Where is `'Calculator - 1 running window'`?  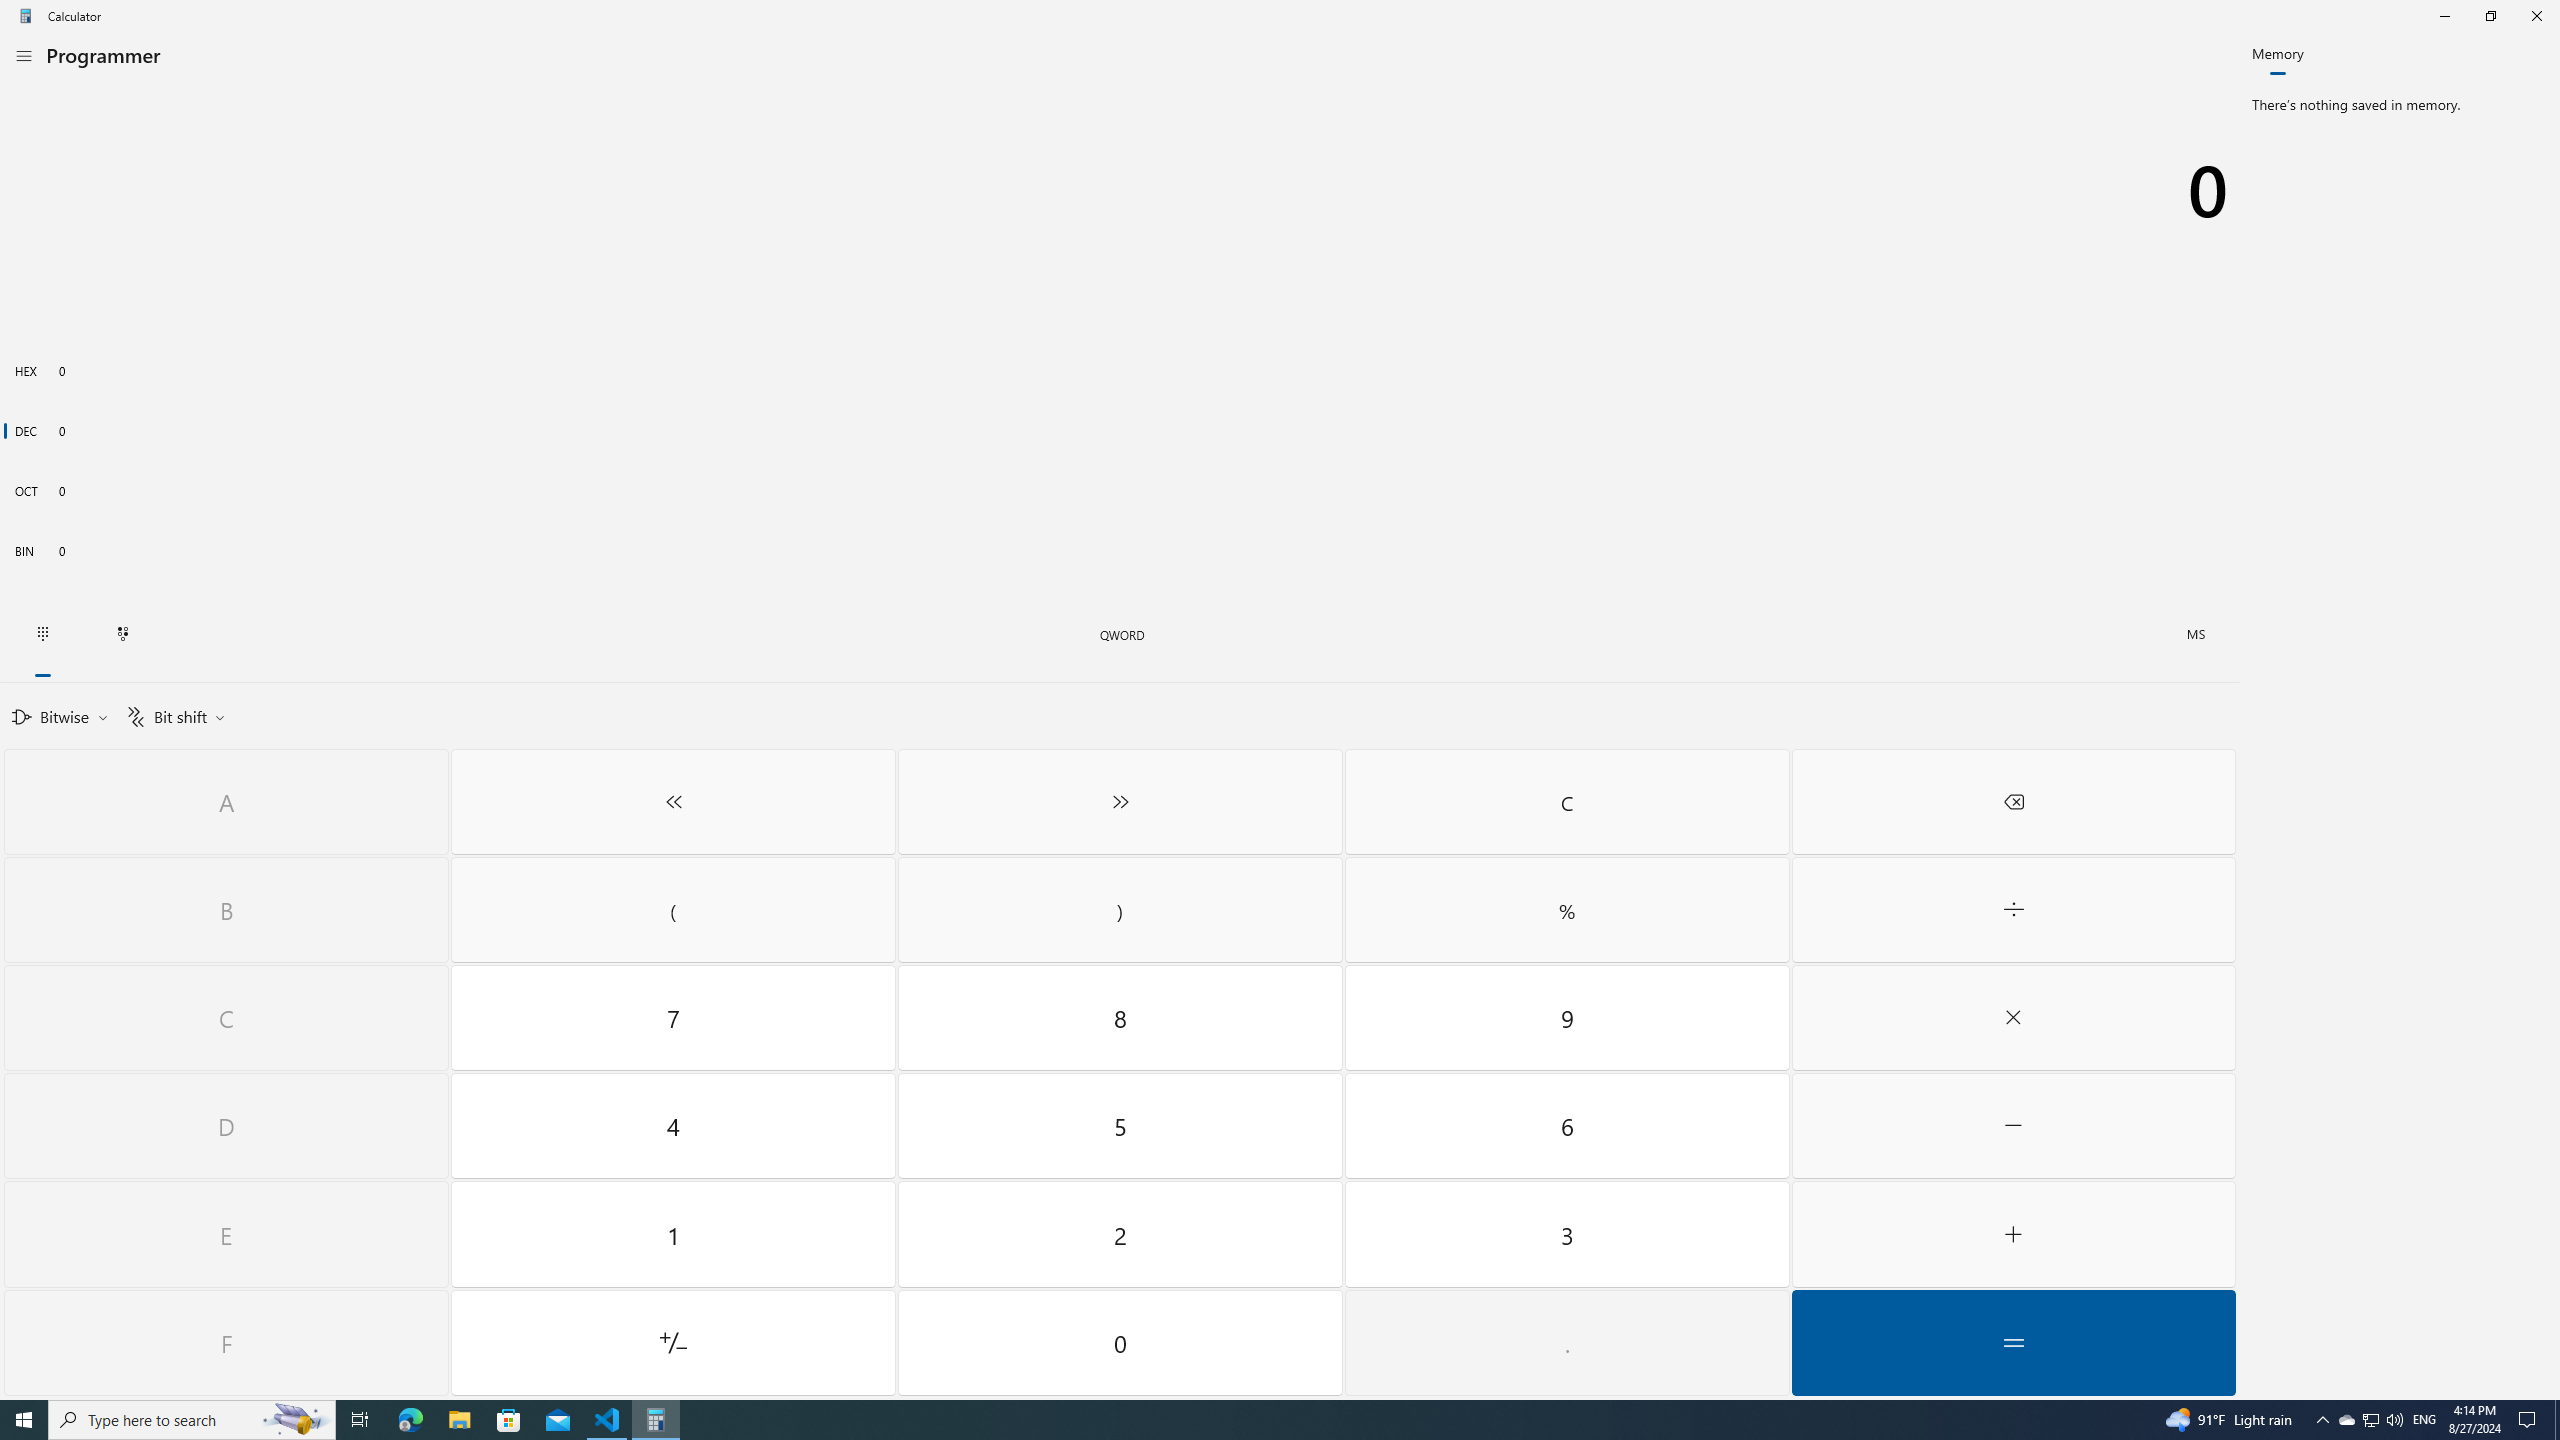 'Calculator - 1 running window' is located at coordinates (656, 1418).